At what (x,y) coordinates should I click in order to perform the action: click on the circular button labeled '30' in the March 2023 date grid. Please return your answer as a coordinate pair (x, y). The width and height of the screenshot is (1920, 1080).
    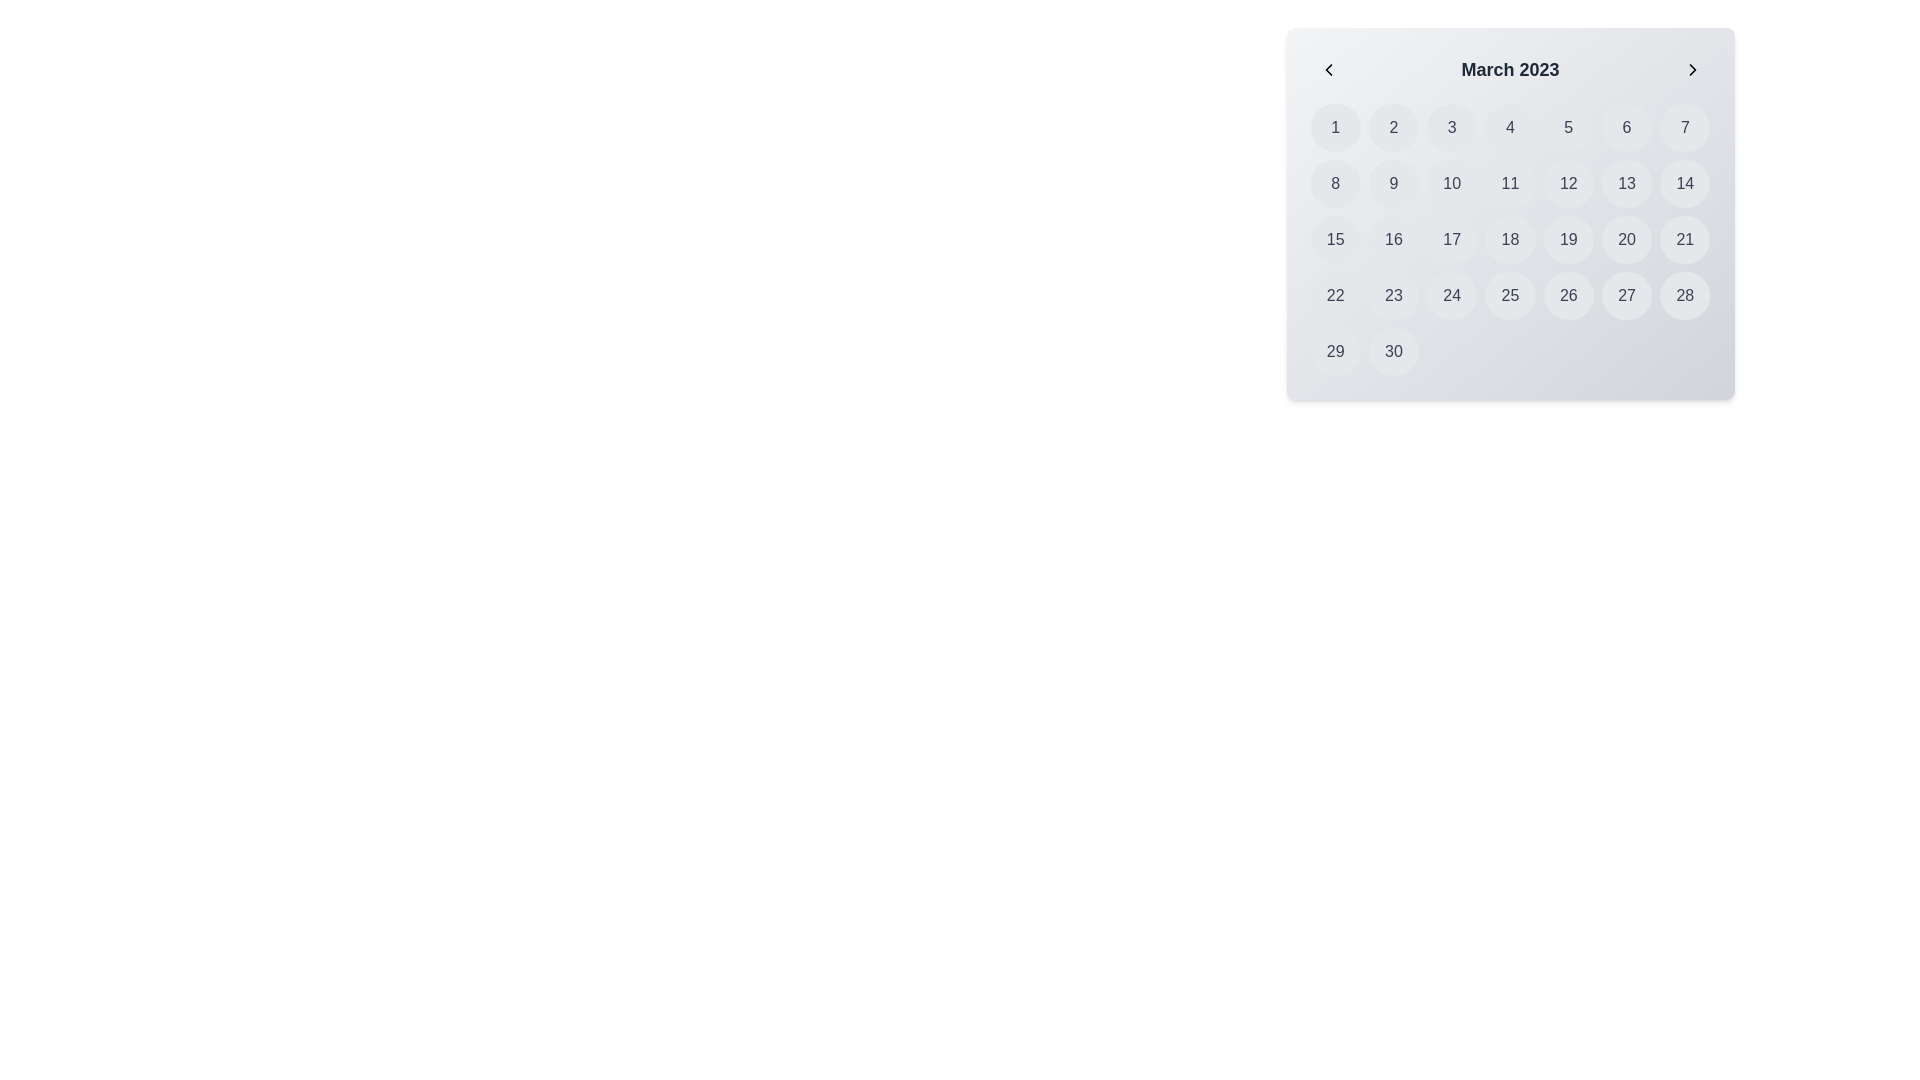
    Looking at the image, I should click on (1392, 350).